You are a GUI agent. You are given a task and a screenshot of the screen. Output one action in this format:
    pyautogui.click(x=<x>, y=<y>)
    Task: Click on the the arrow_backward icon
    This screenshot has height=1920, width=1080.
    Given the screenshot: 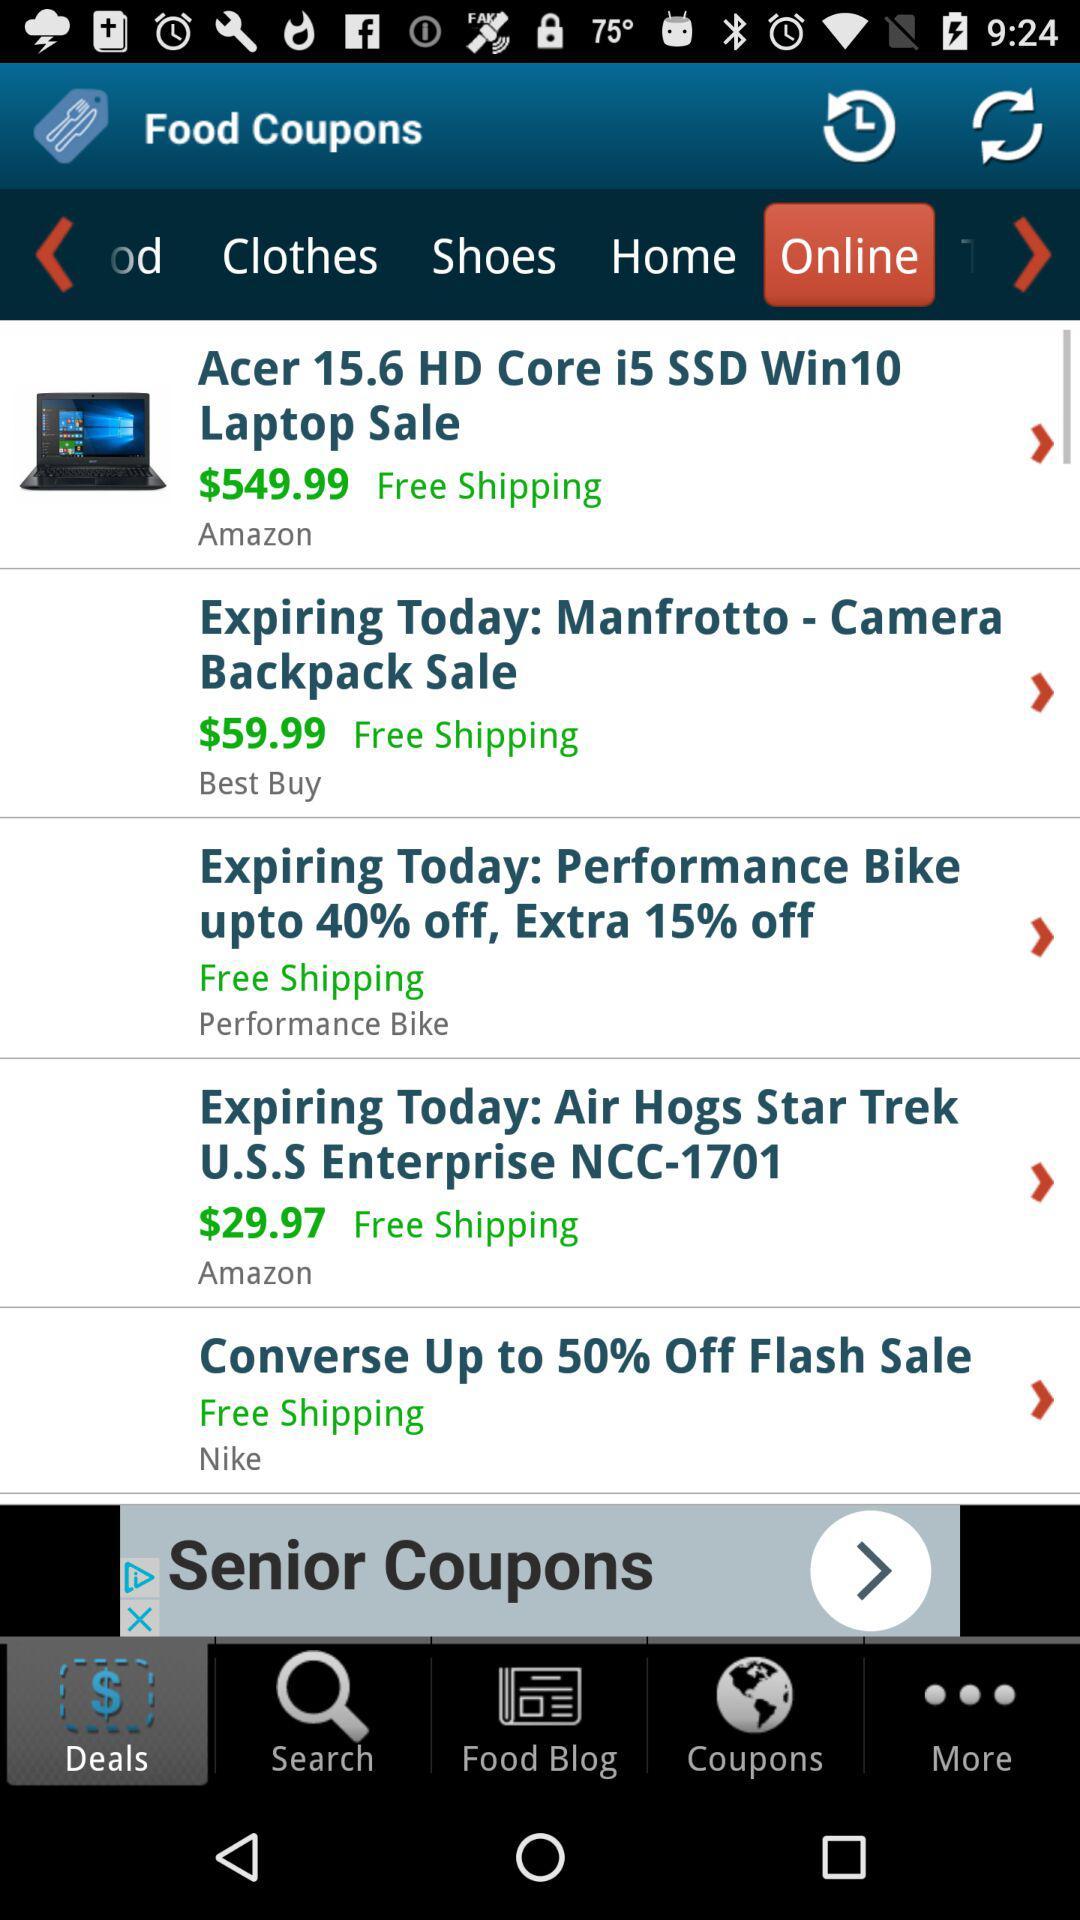 What is the action you would take?
    pyautogui.click(x=51, y=271)
    